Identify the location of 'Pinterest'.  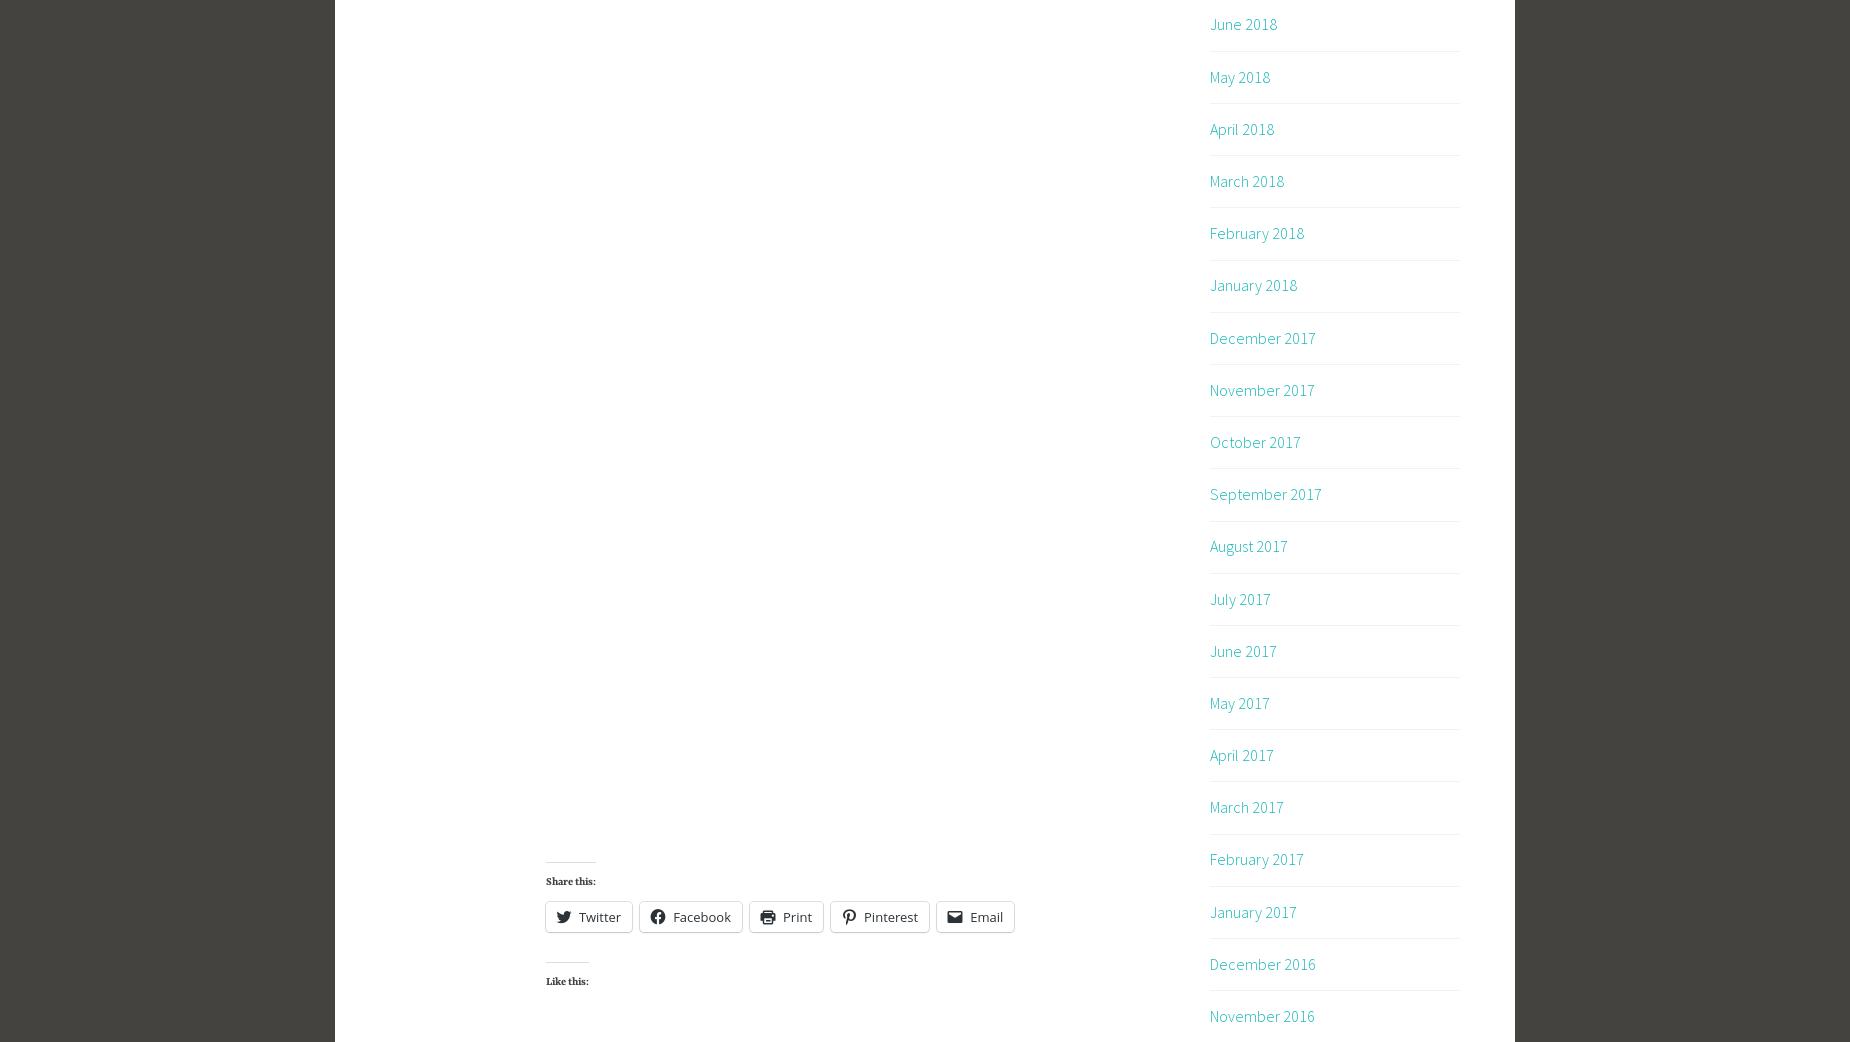
(890, 915).